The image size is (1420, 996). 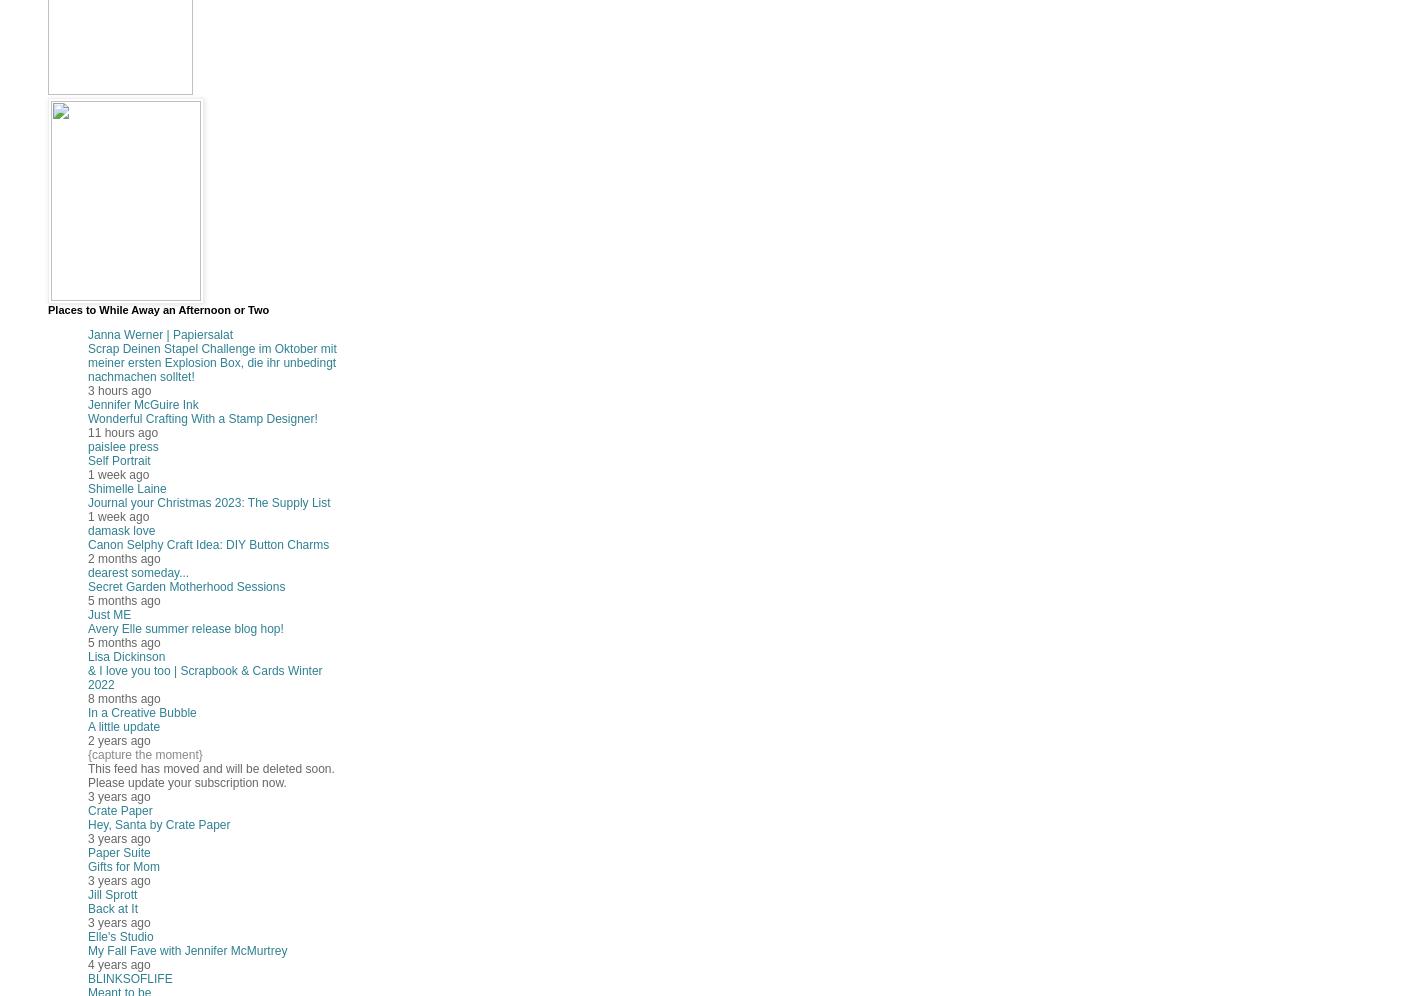 What do you see at coordinates (125, 655) in the screenshot?
I see `'Lisa Dickinson'` at bounding box center [125, 655].